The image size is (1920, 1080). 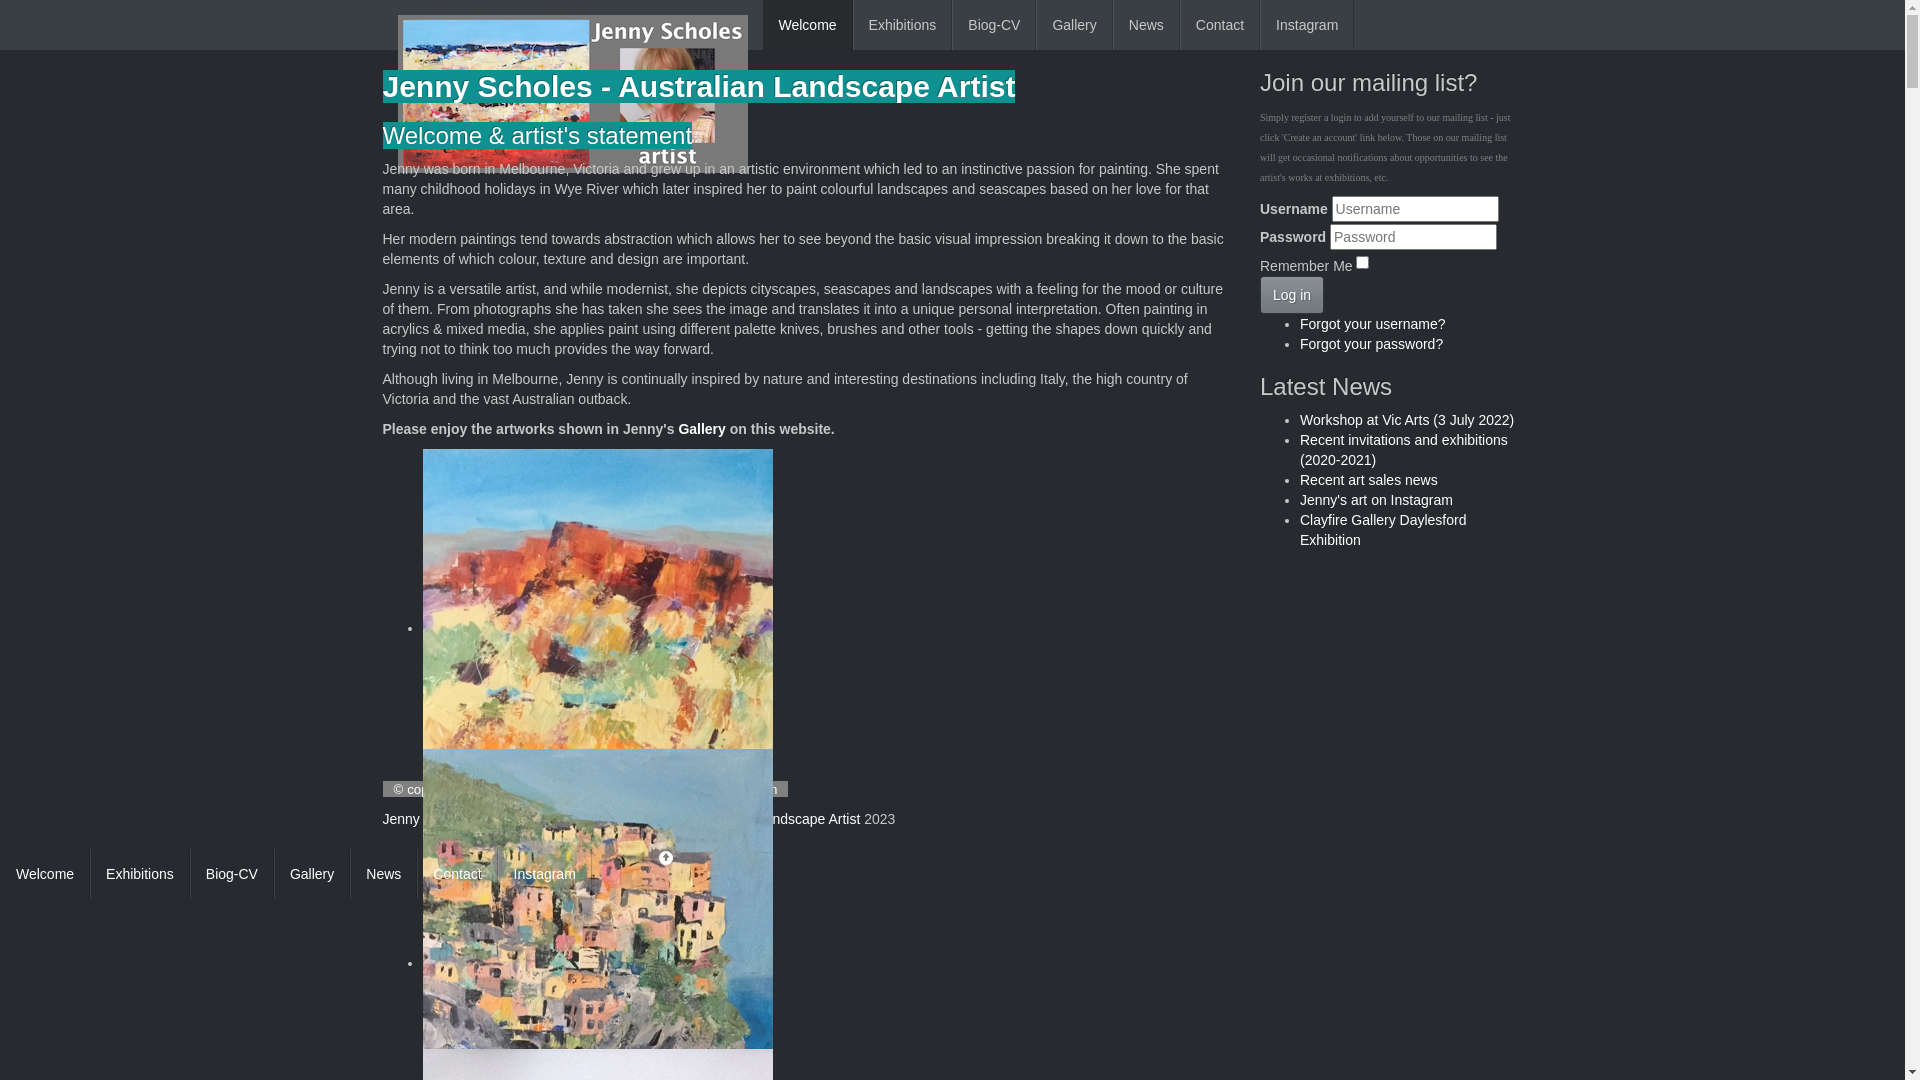 I want to click on 'News', so click(x=383, y=873).